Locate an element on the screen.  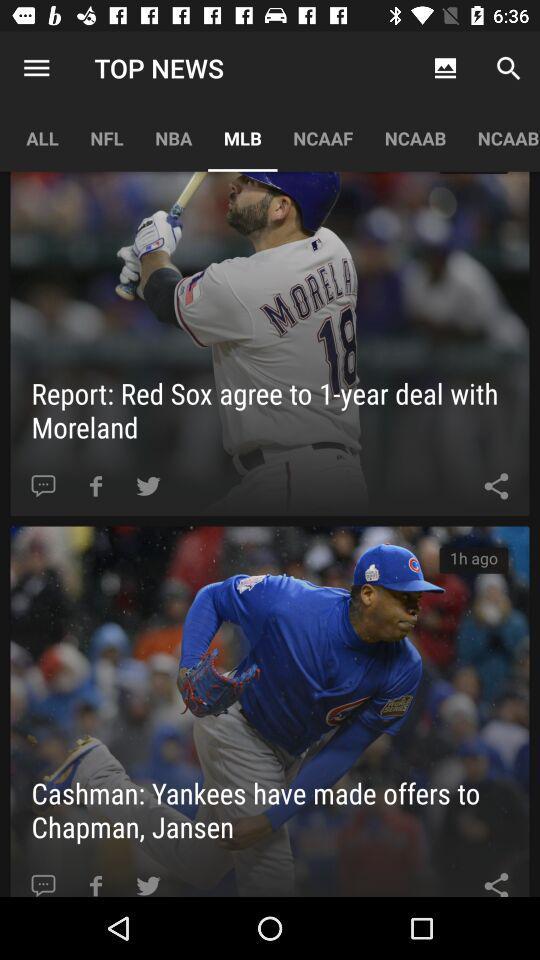
the icon next to the ncaaf item is located at coordinates (242, 137).